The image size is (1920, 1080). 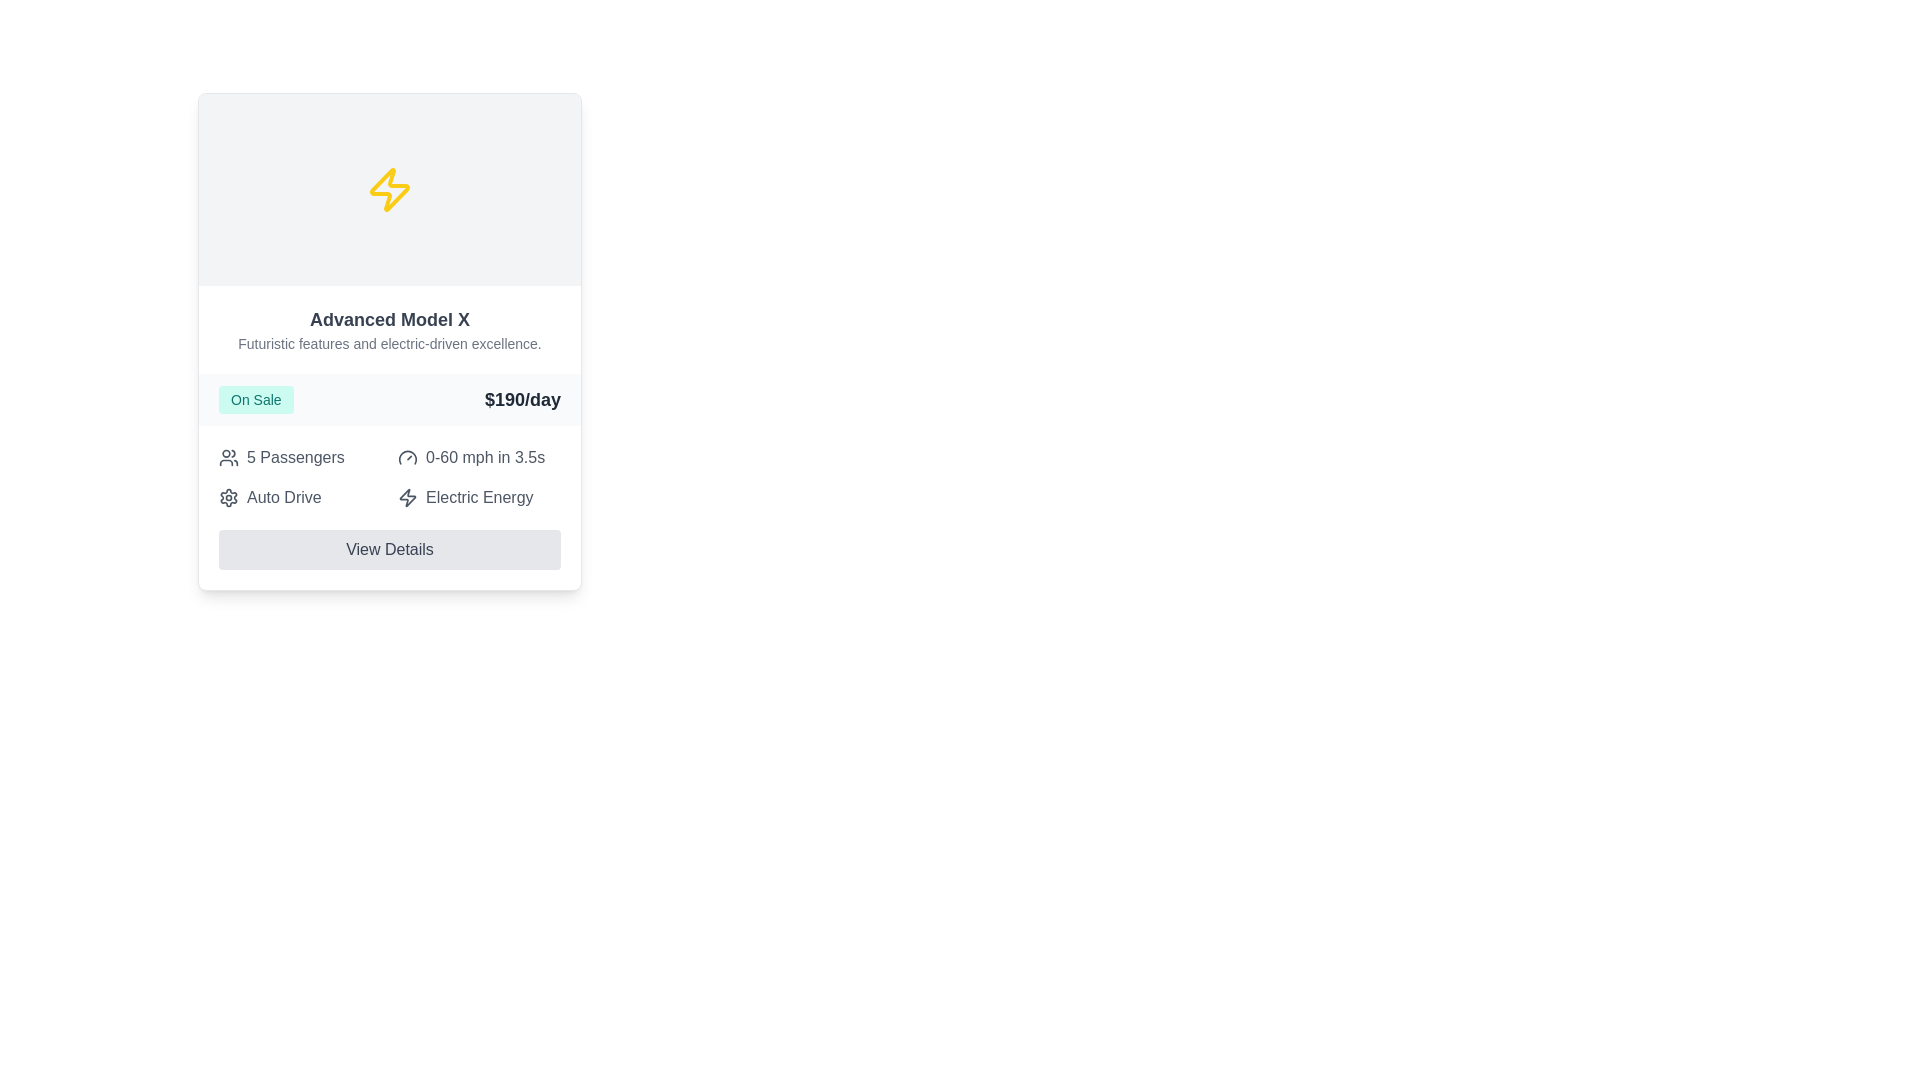 I want to click on the specifications Content block for the vehicle, located at the bottom section of the vehicle model card, below the title and price sections, so click(x=389, y=507).